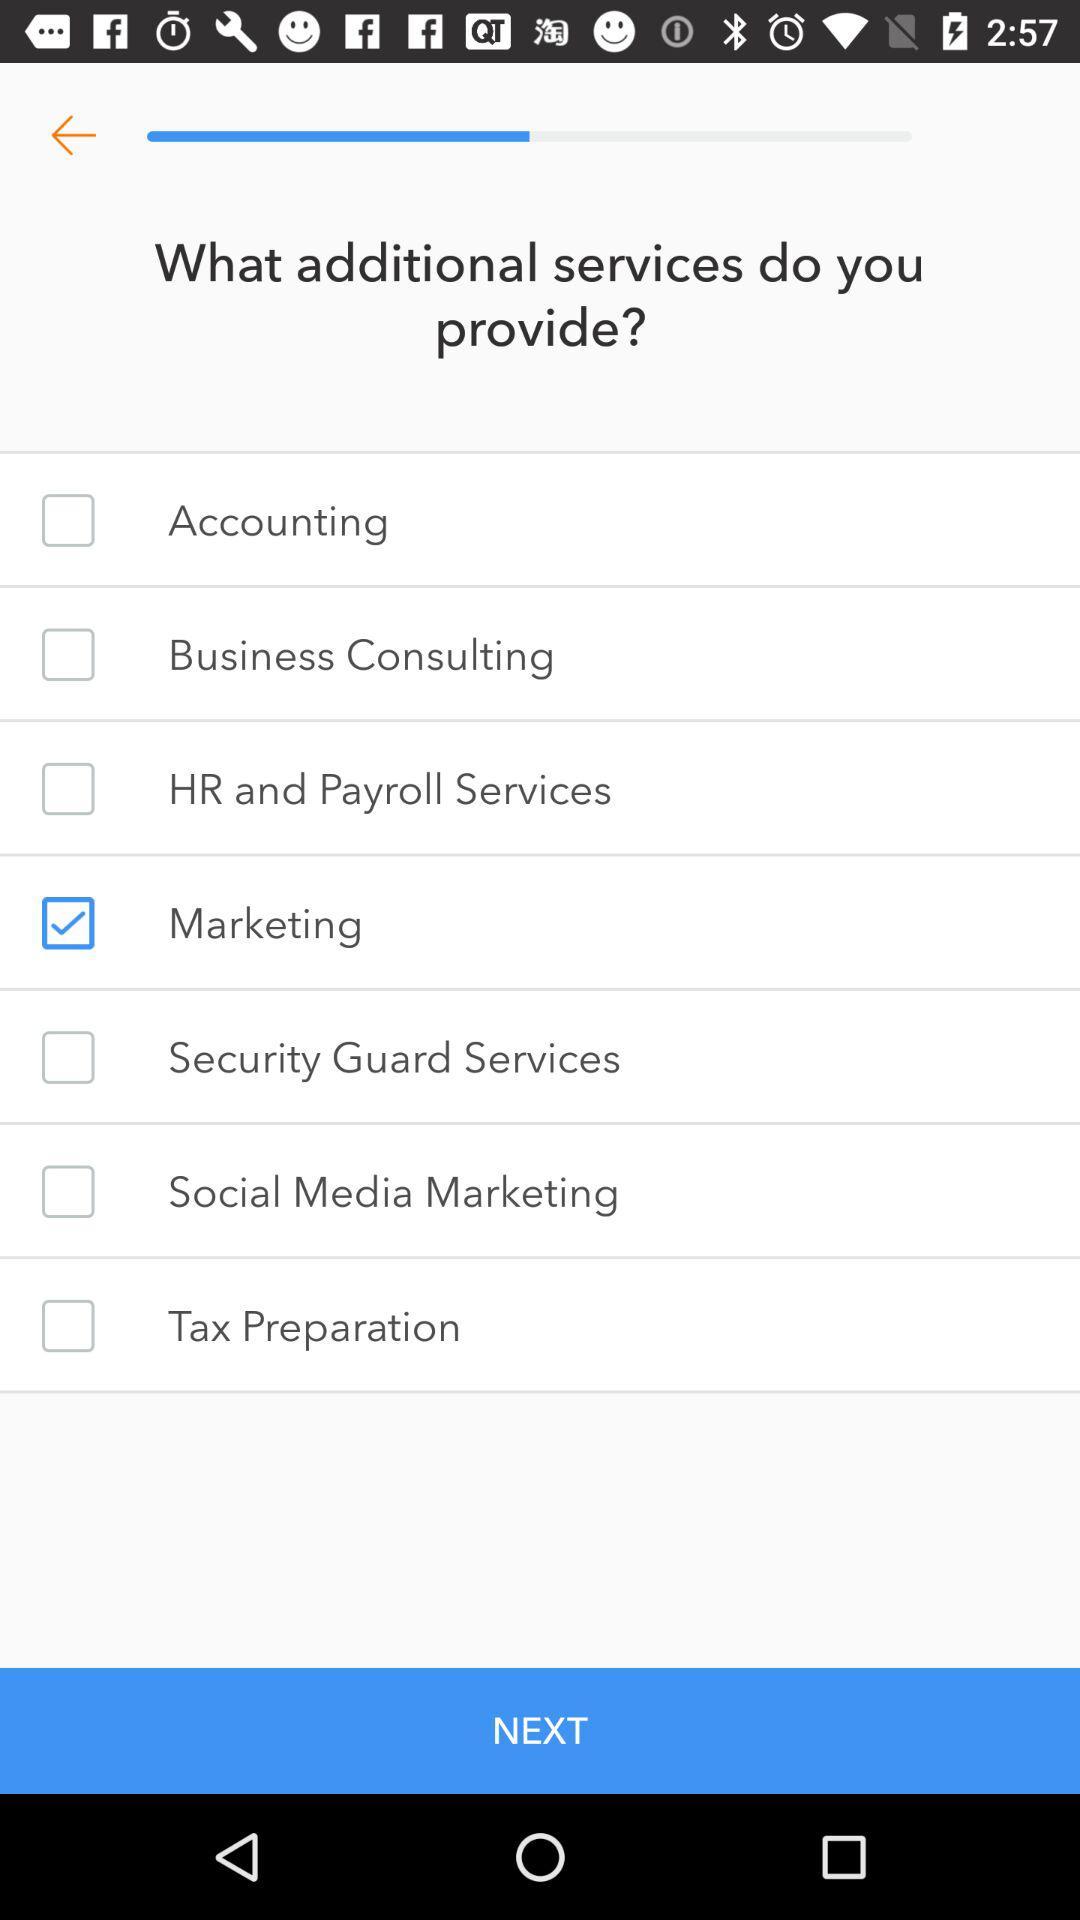  Describe the element at coordinates (540, 1730) in the screenshot. I see `the next` at that location.